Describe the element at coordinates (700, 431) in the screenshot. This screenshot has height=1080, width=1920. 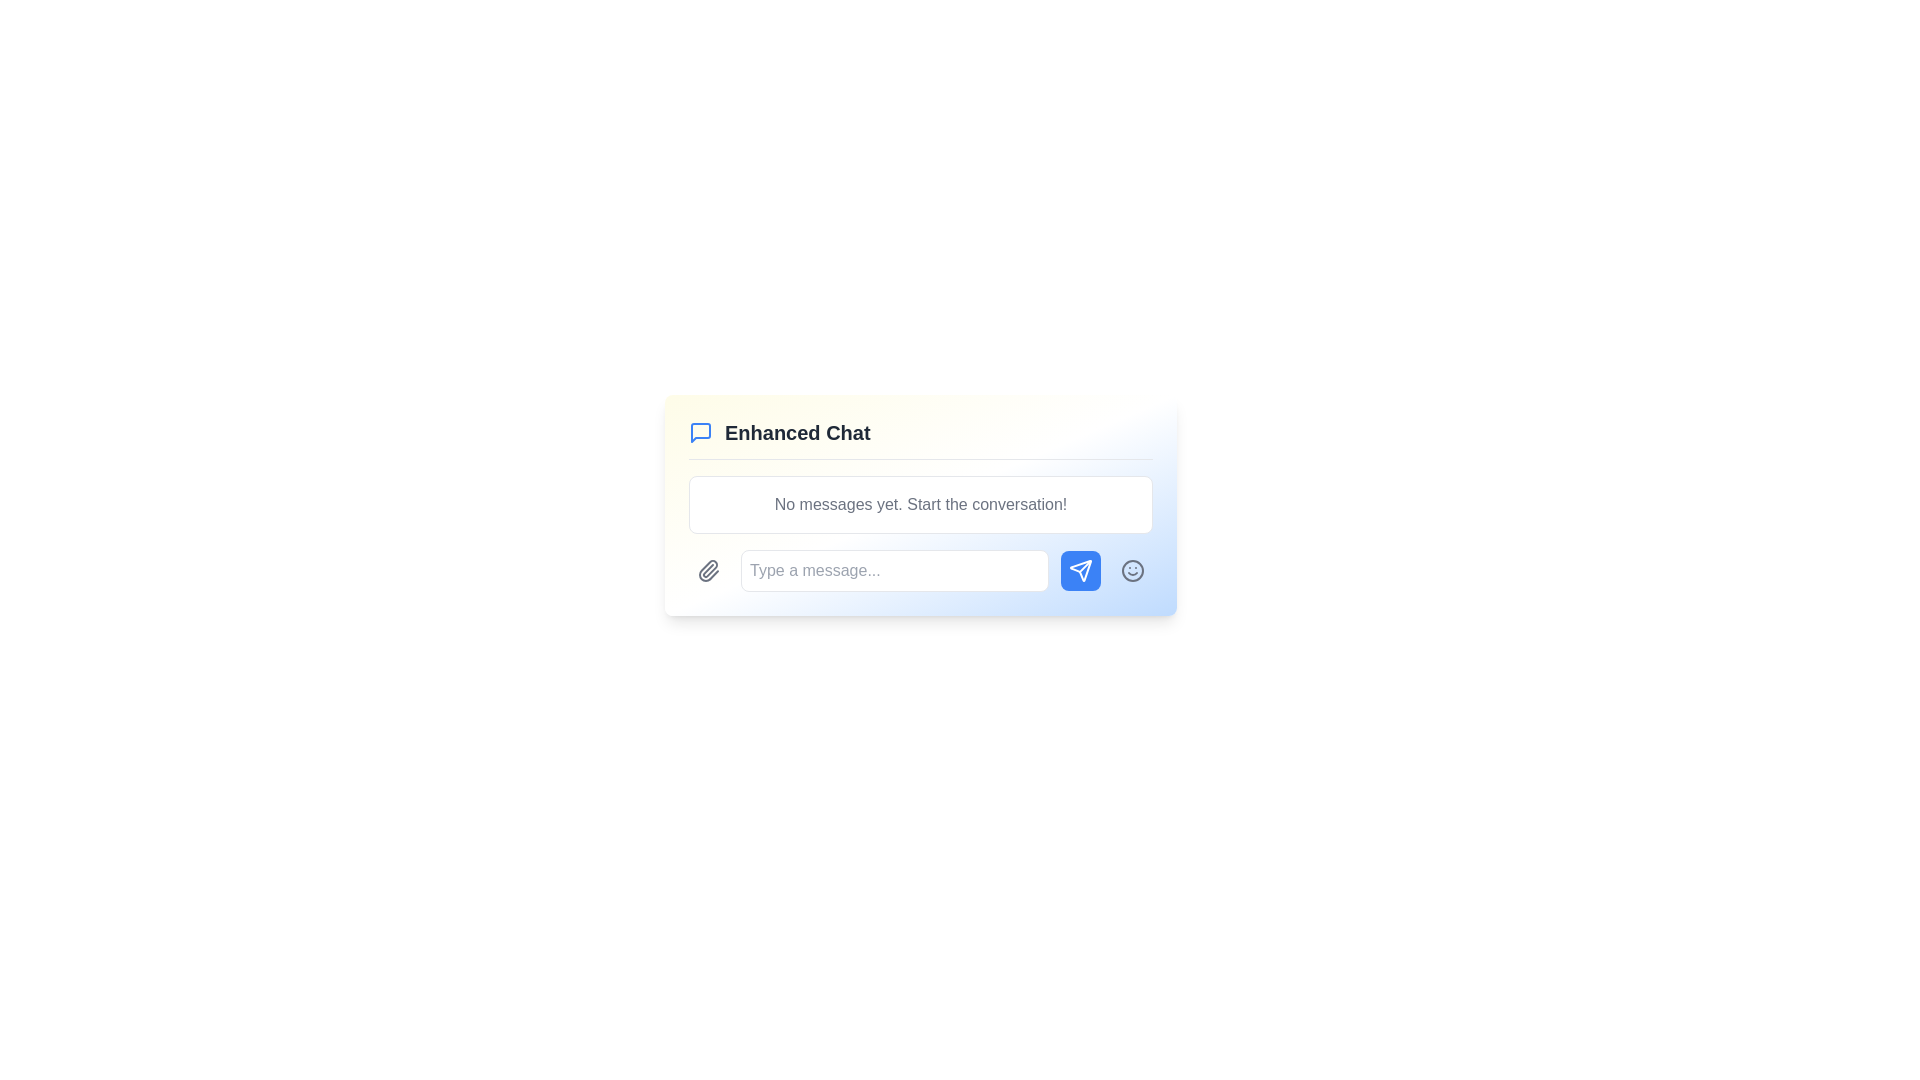
I see `the chat icon located to the left of the bold text 'Enhanced Chat' in the top section of the interface` at that location.